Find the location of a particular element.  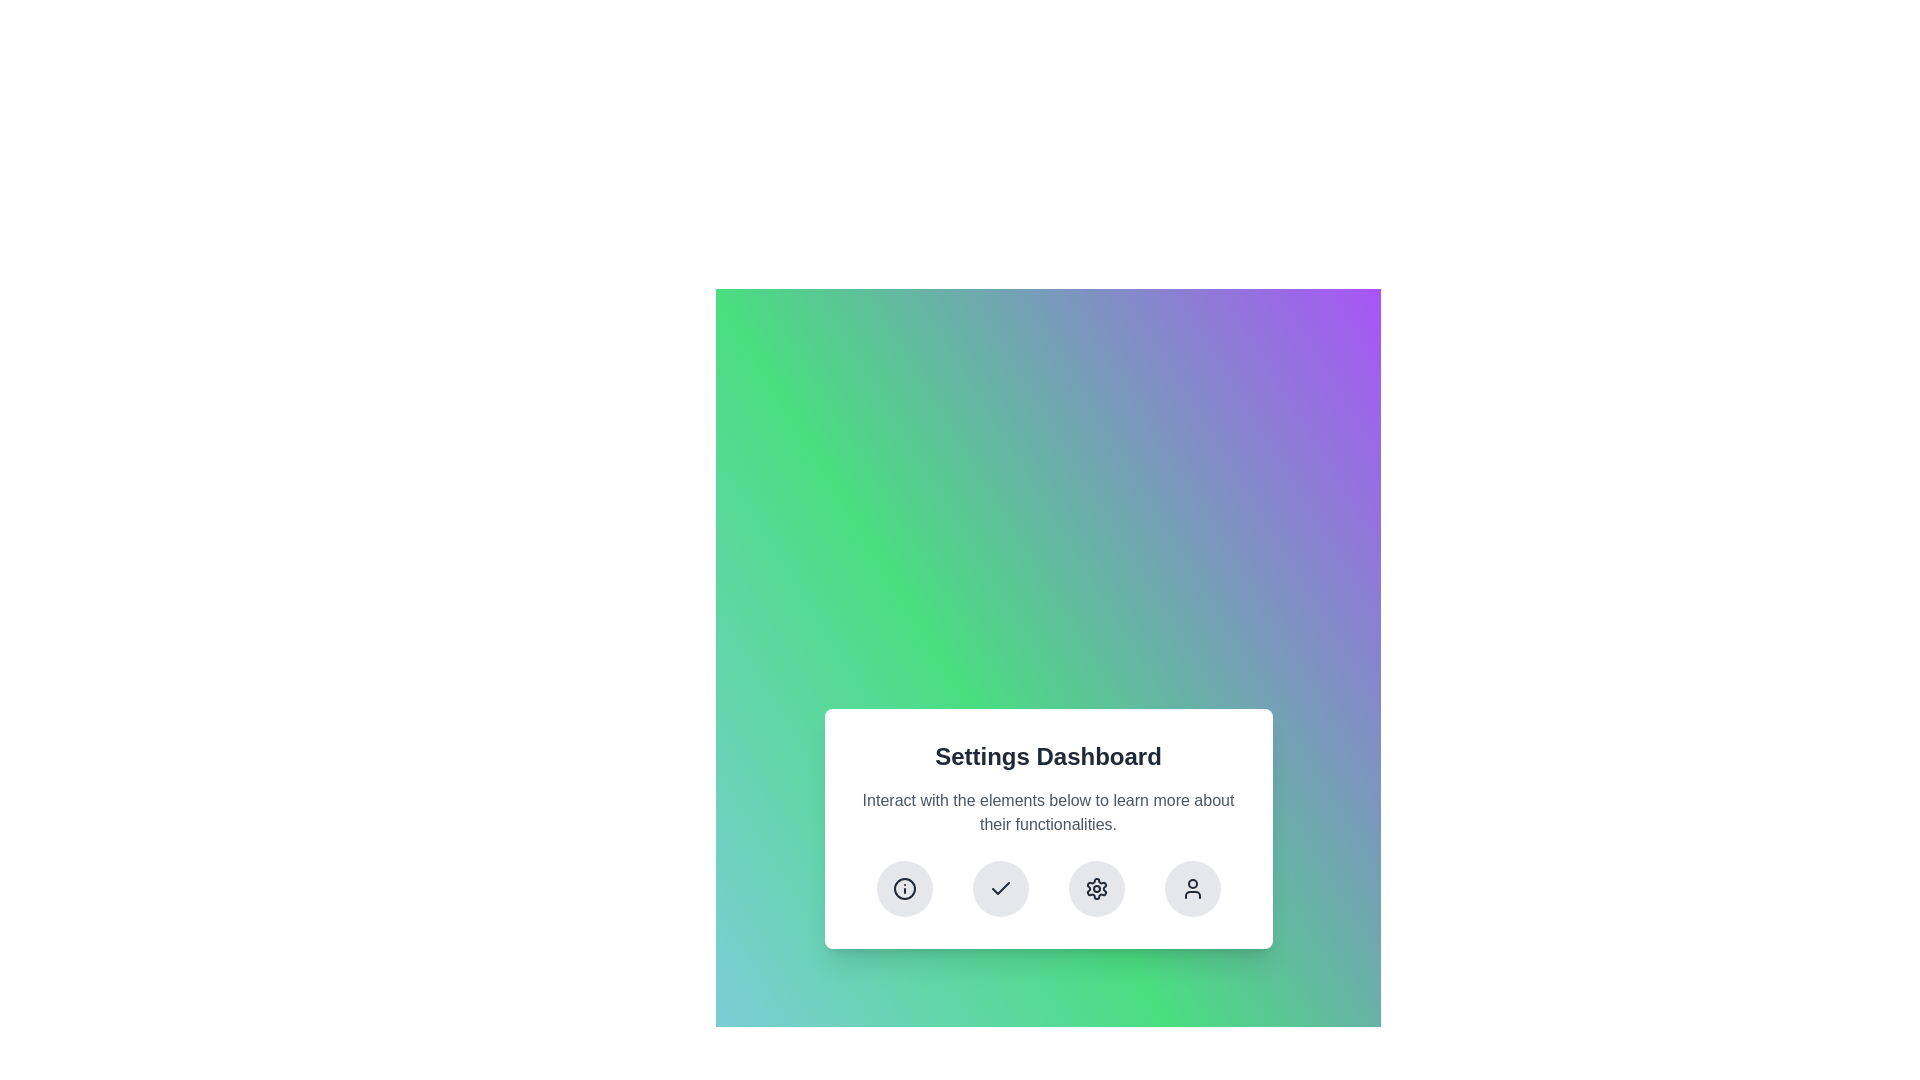

the circular button with a gray background, which is the first among a set of four buttons positioned on the lower left of the 'Settings Dashboard' is located at coordinates (903, 887).